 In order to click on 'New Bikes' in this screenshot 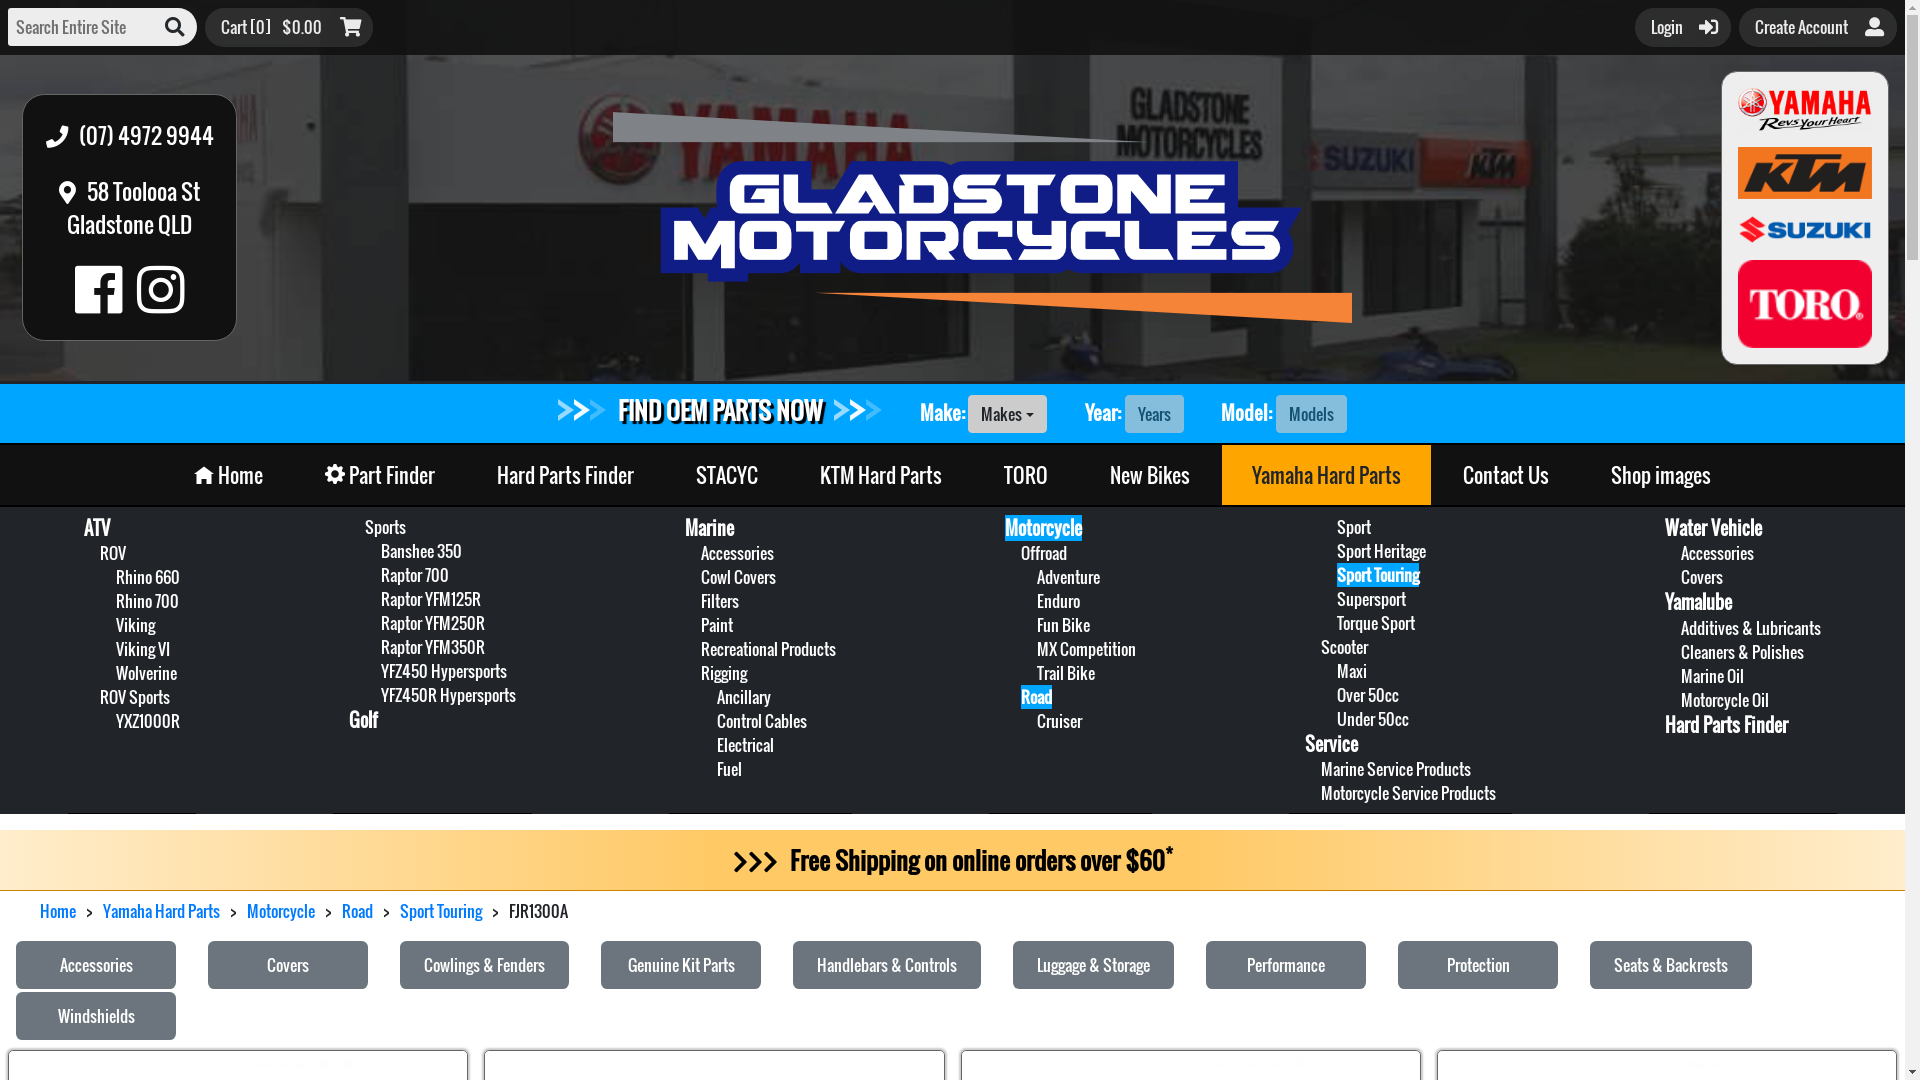, I will do `click(1150, 474)`.